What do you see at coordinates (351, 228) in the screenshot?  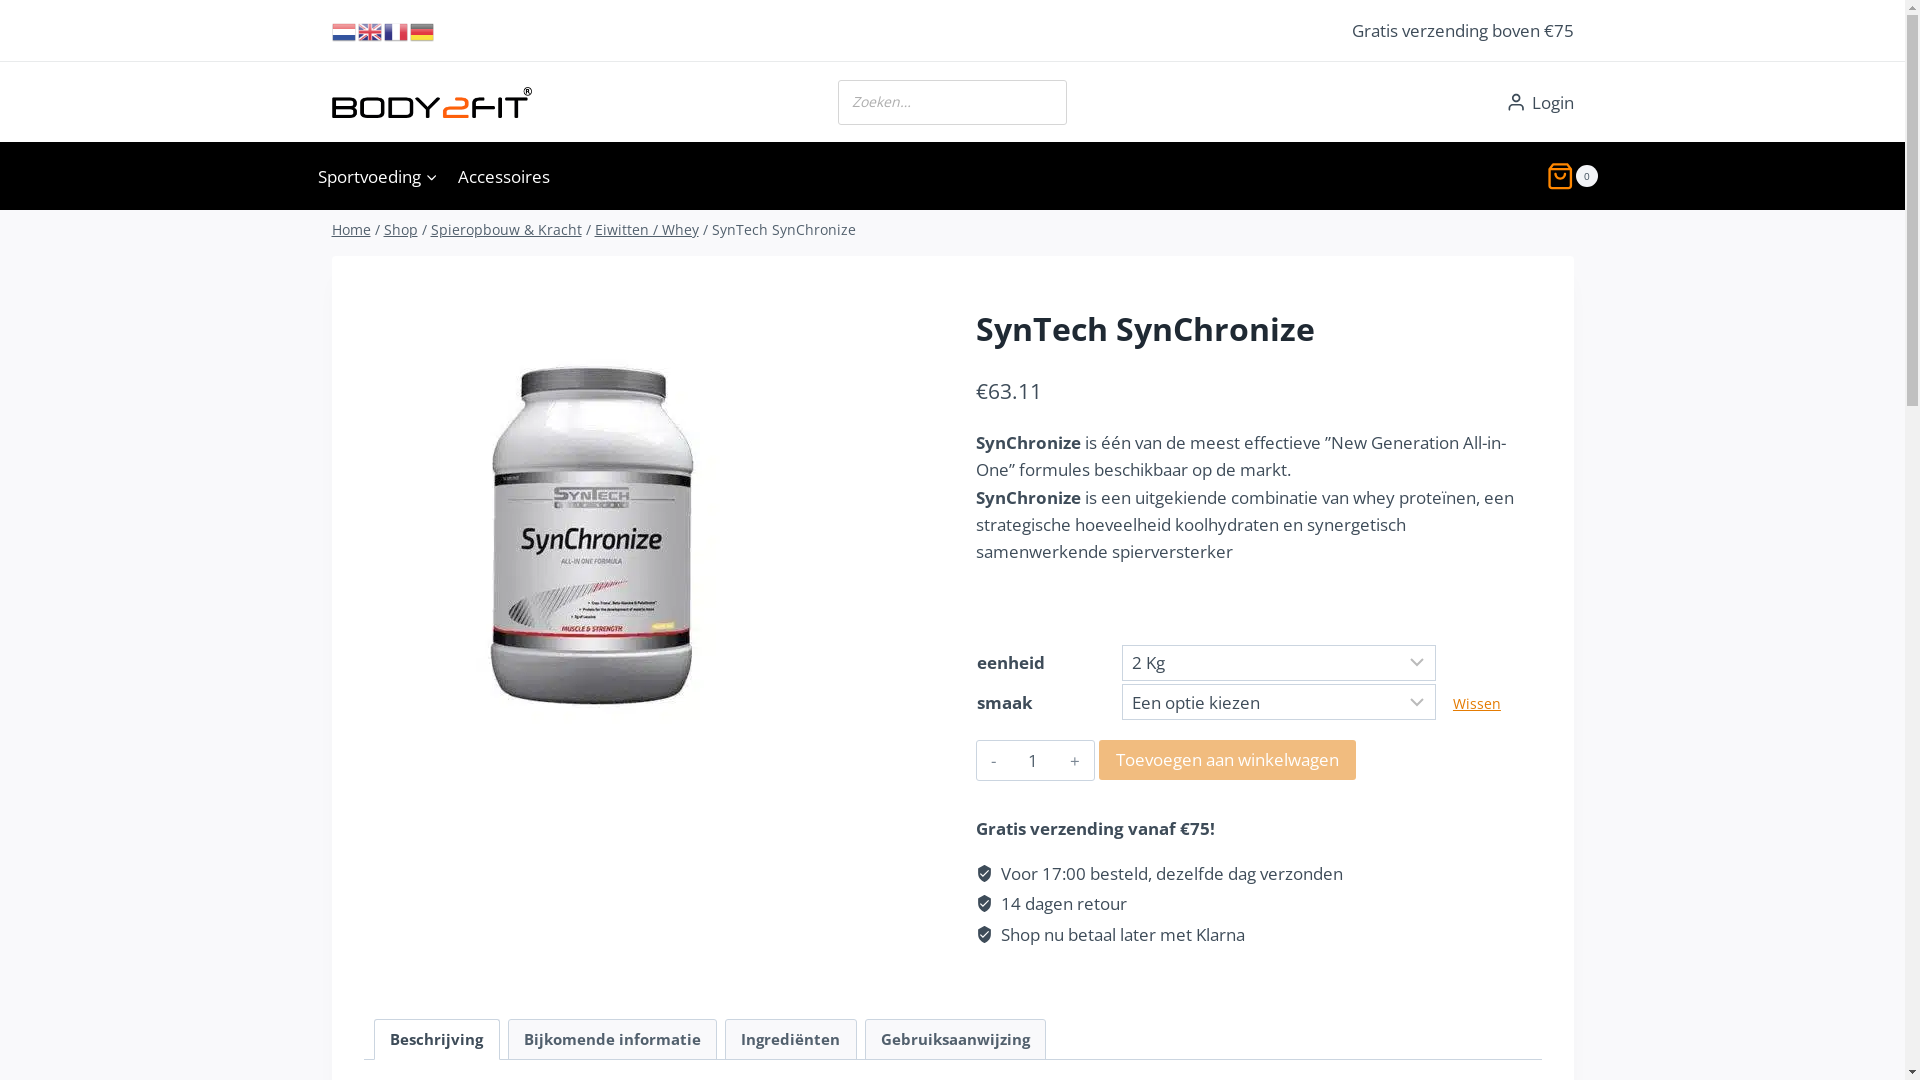 I see `'Home'` at bounding box center [351, 228].